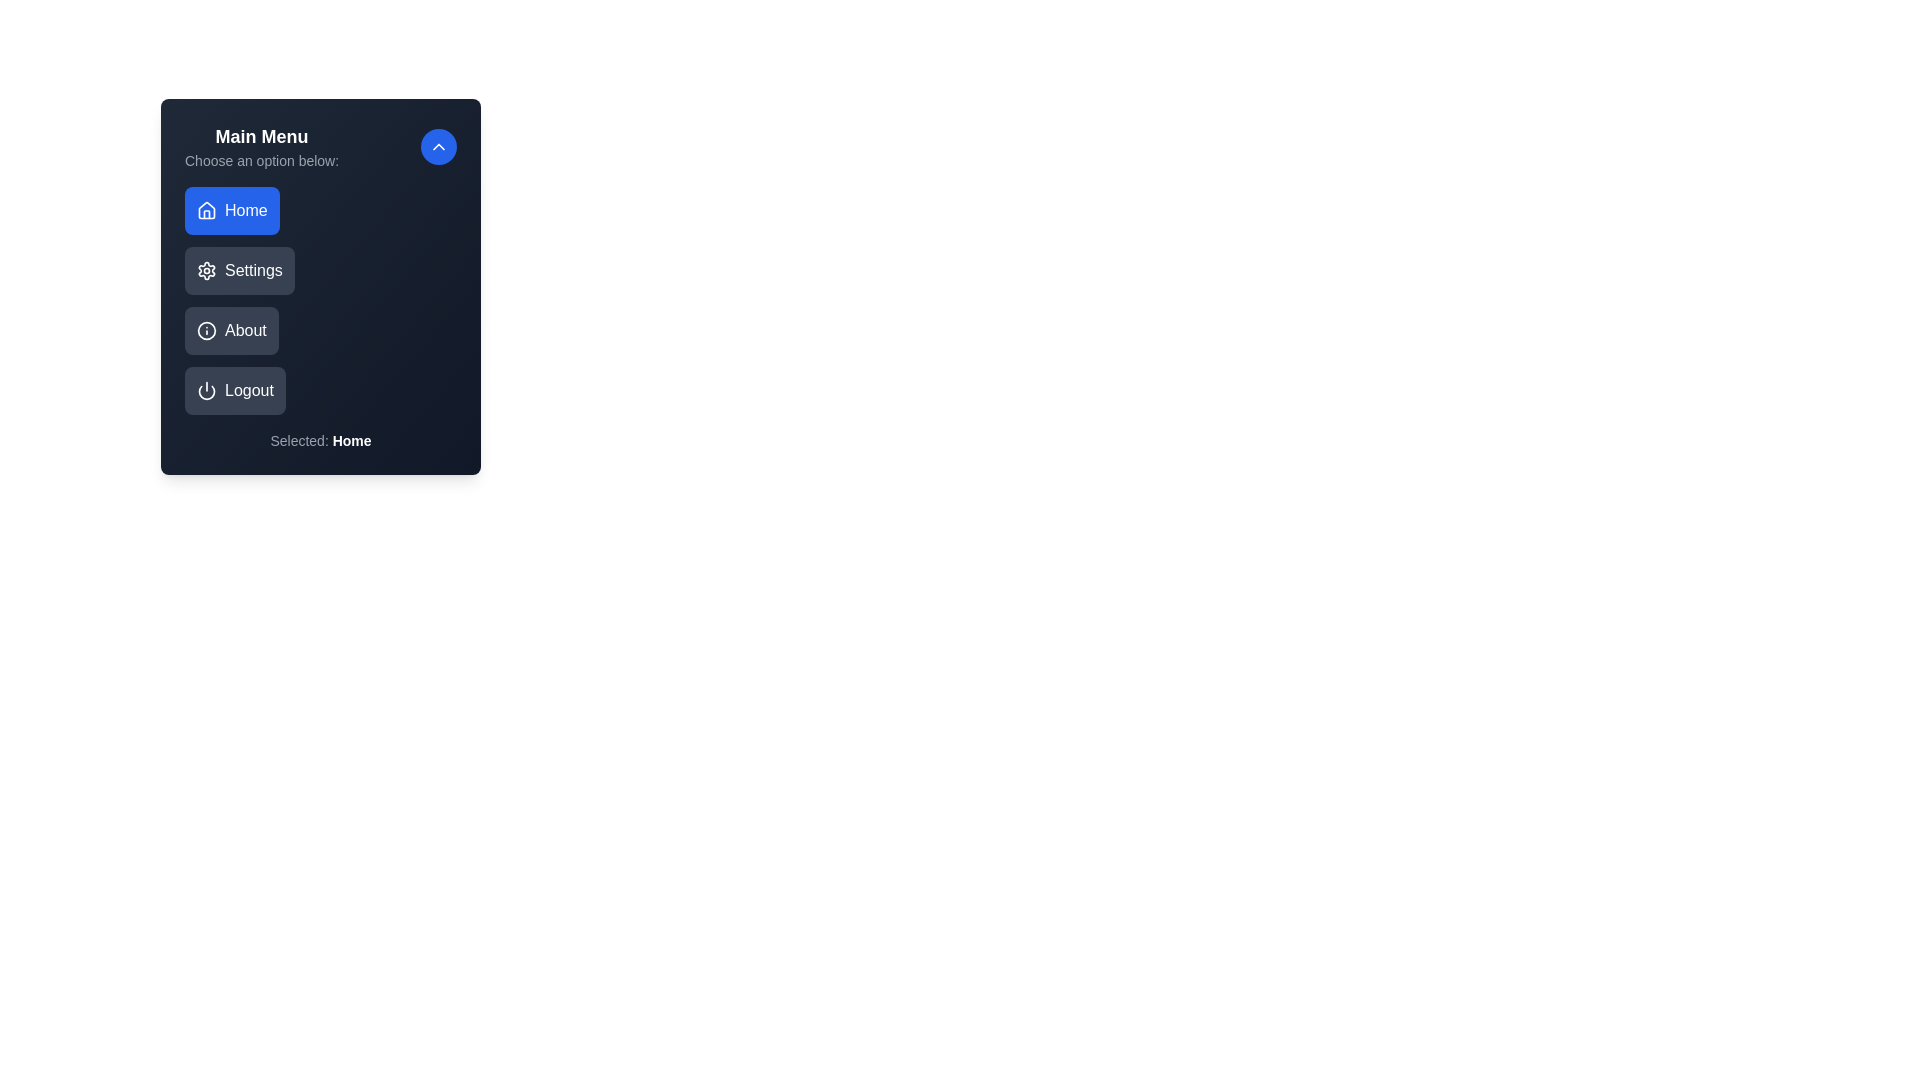 The image size is (1920, 1080). What do you see at coordinates (231, 211) in the screenshot?
I see `the 'Home' button with a blue background and house-shaped icon in the 'Main Menu' panel` at bounding box center [231, 211].